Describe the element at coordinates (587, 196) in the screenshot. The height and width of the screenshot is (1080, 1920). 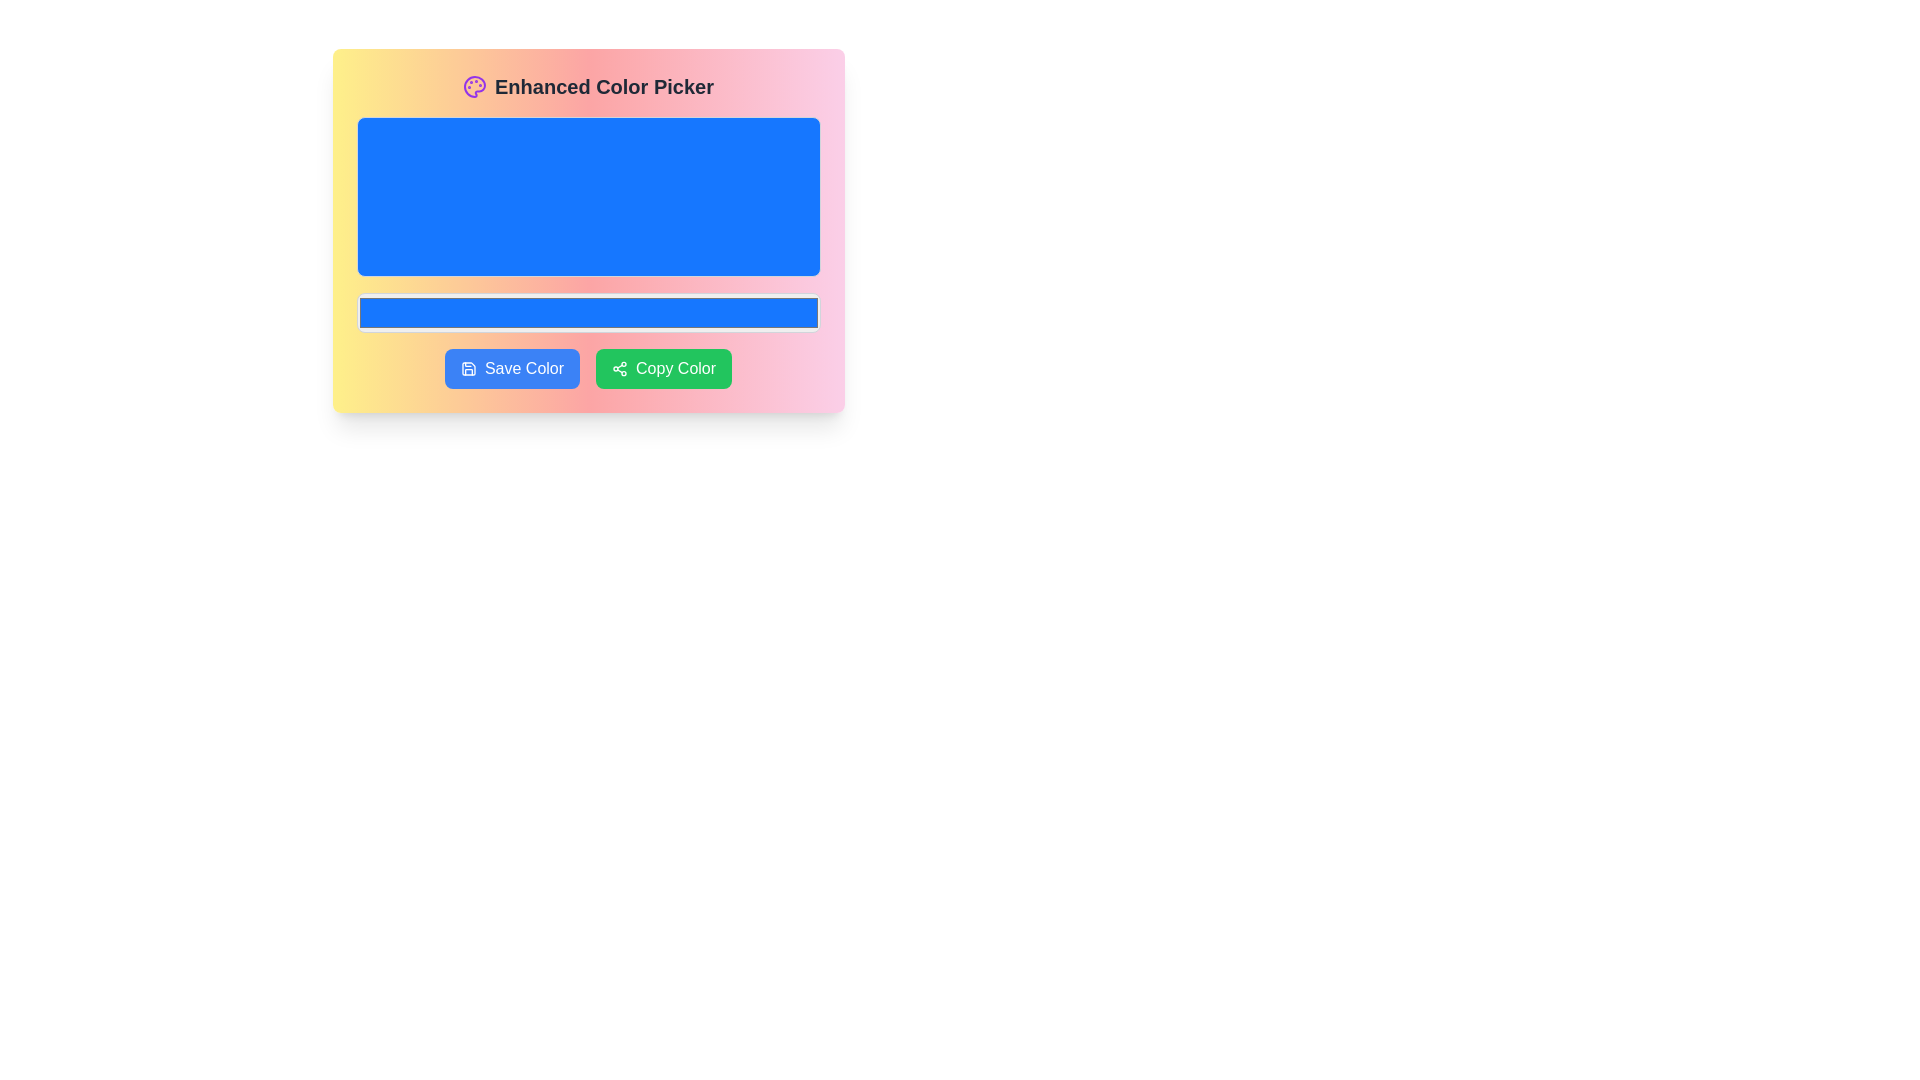
I see `the rectangular Display area with rounded corners and a solid blue fill located in the central part of the 'Enhanced Color Picker' section` at that location.